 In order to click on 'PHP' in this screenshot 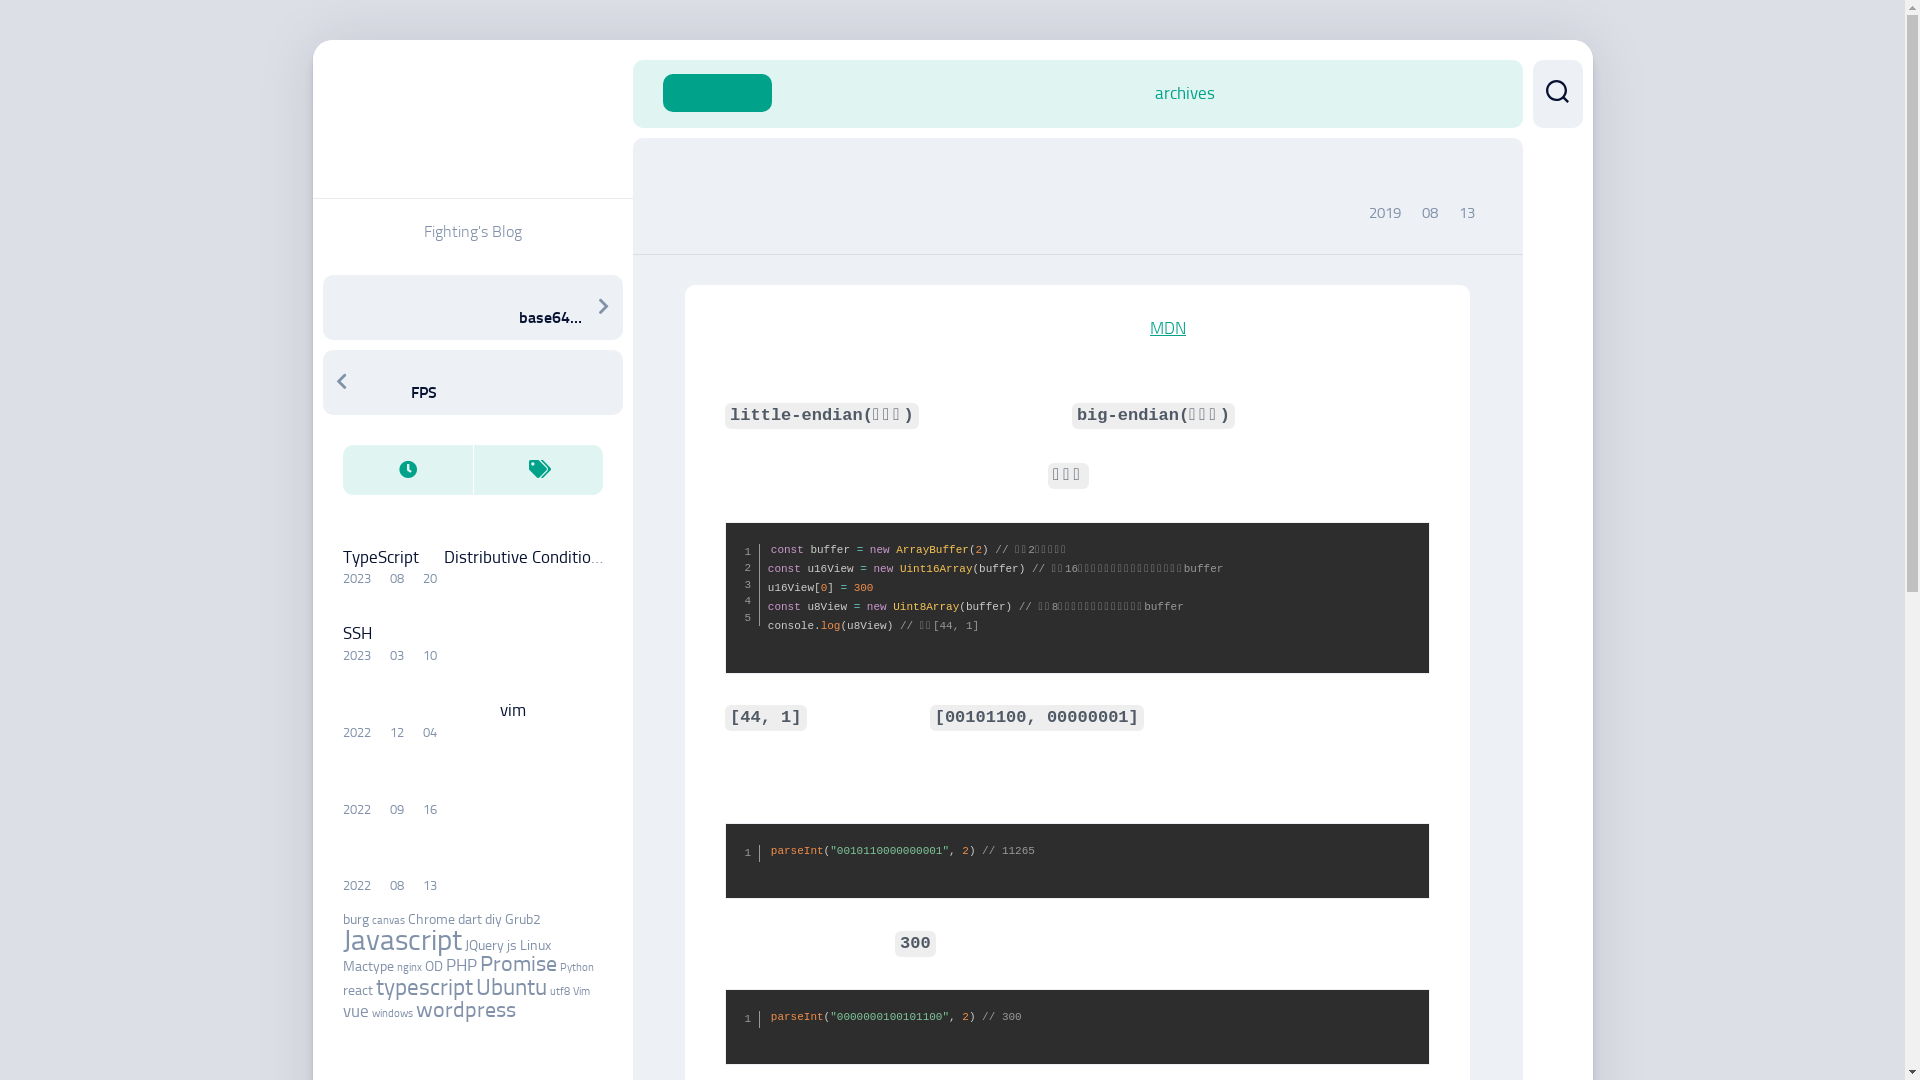, I will do `click(445, 963)`.